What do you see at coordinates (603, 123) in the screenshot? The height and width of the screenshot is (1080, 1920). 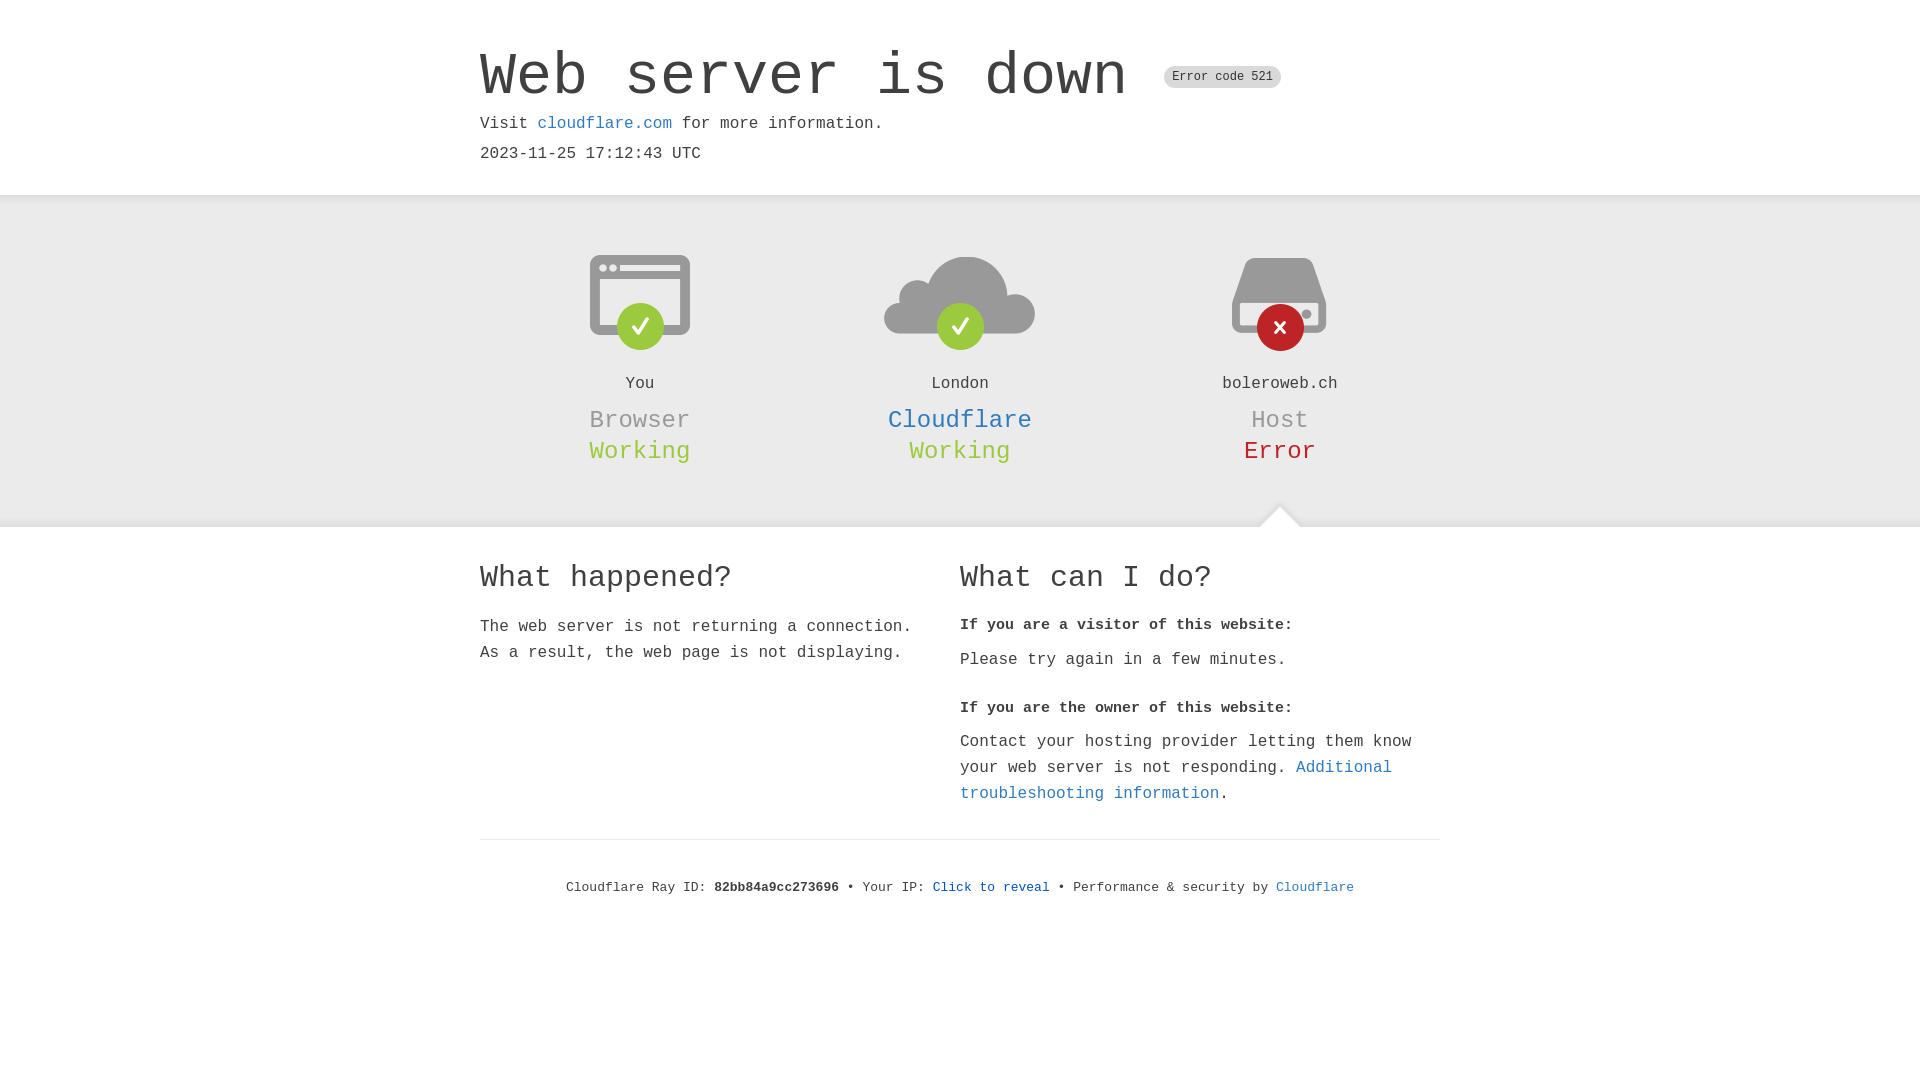 I see `'cloudflare.com'` at bounding box center [603, 123].